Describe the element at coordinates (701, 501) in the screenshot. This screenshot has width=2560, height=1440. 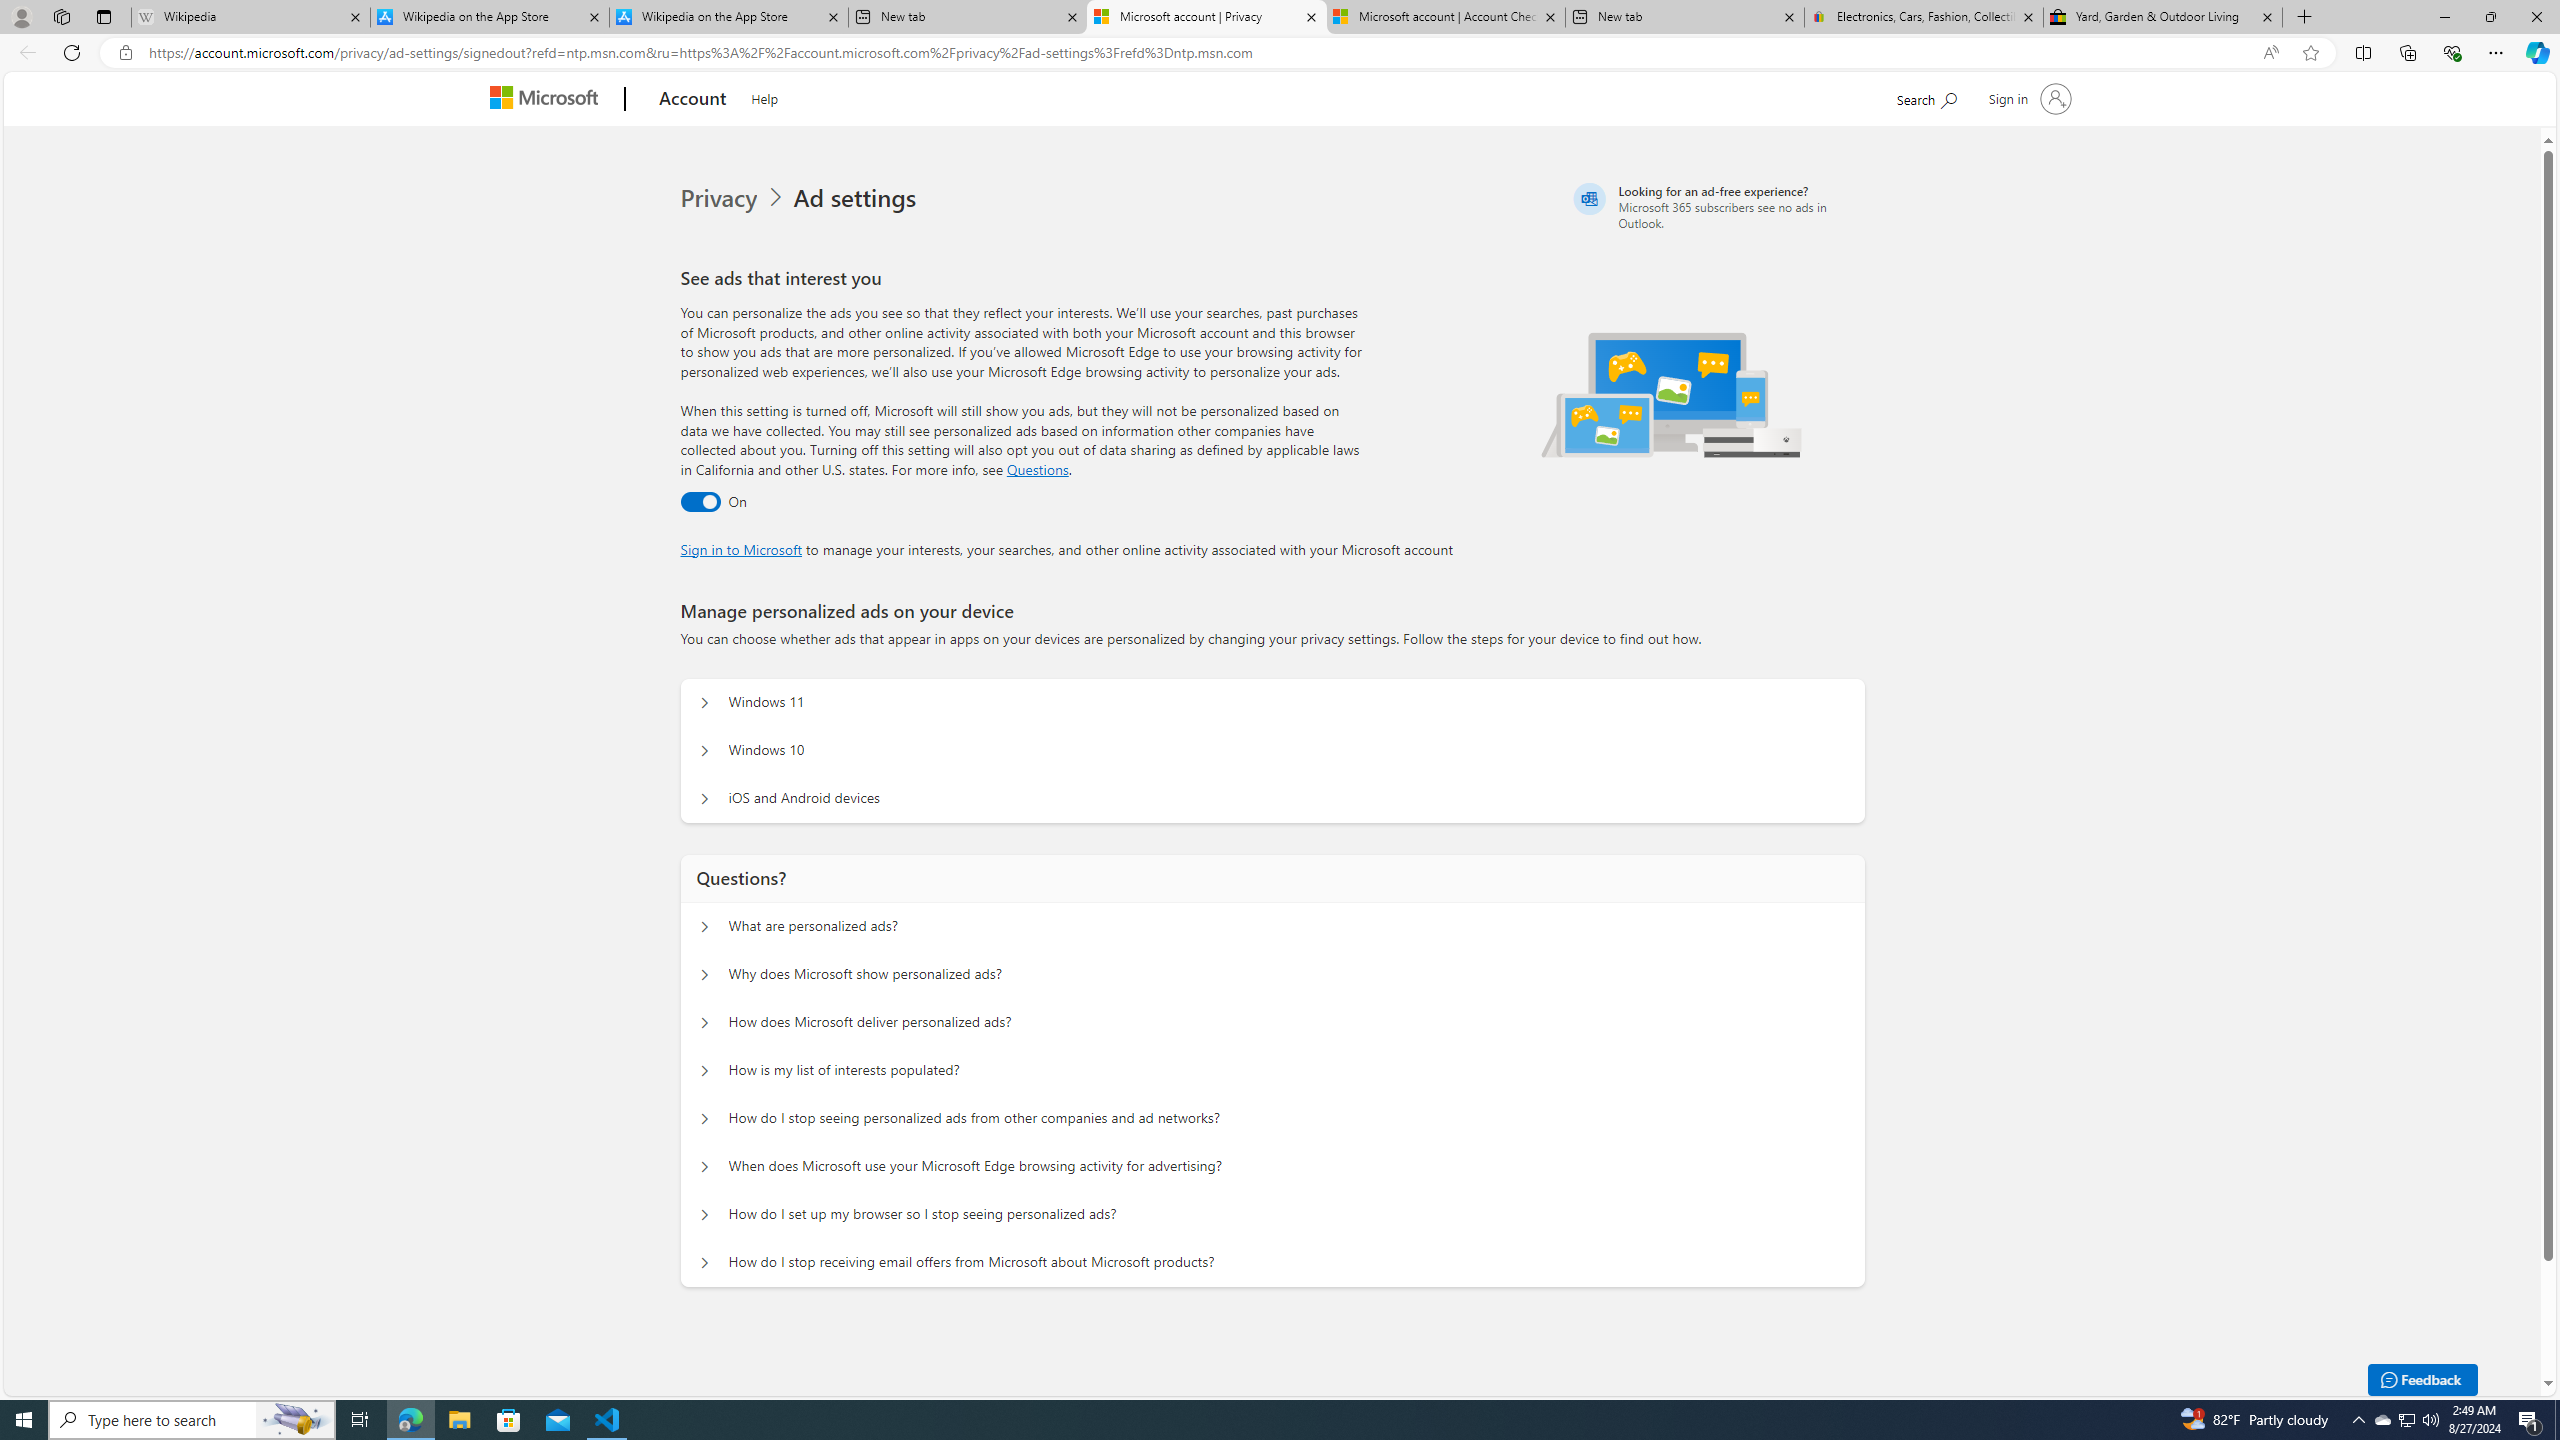
I see `'Ad settings toggle'` at that location.